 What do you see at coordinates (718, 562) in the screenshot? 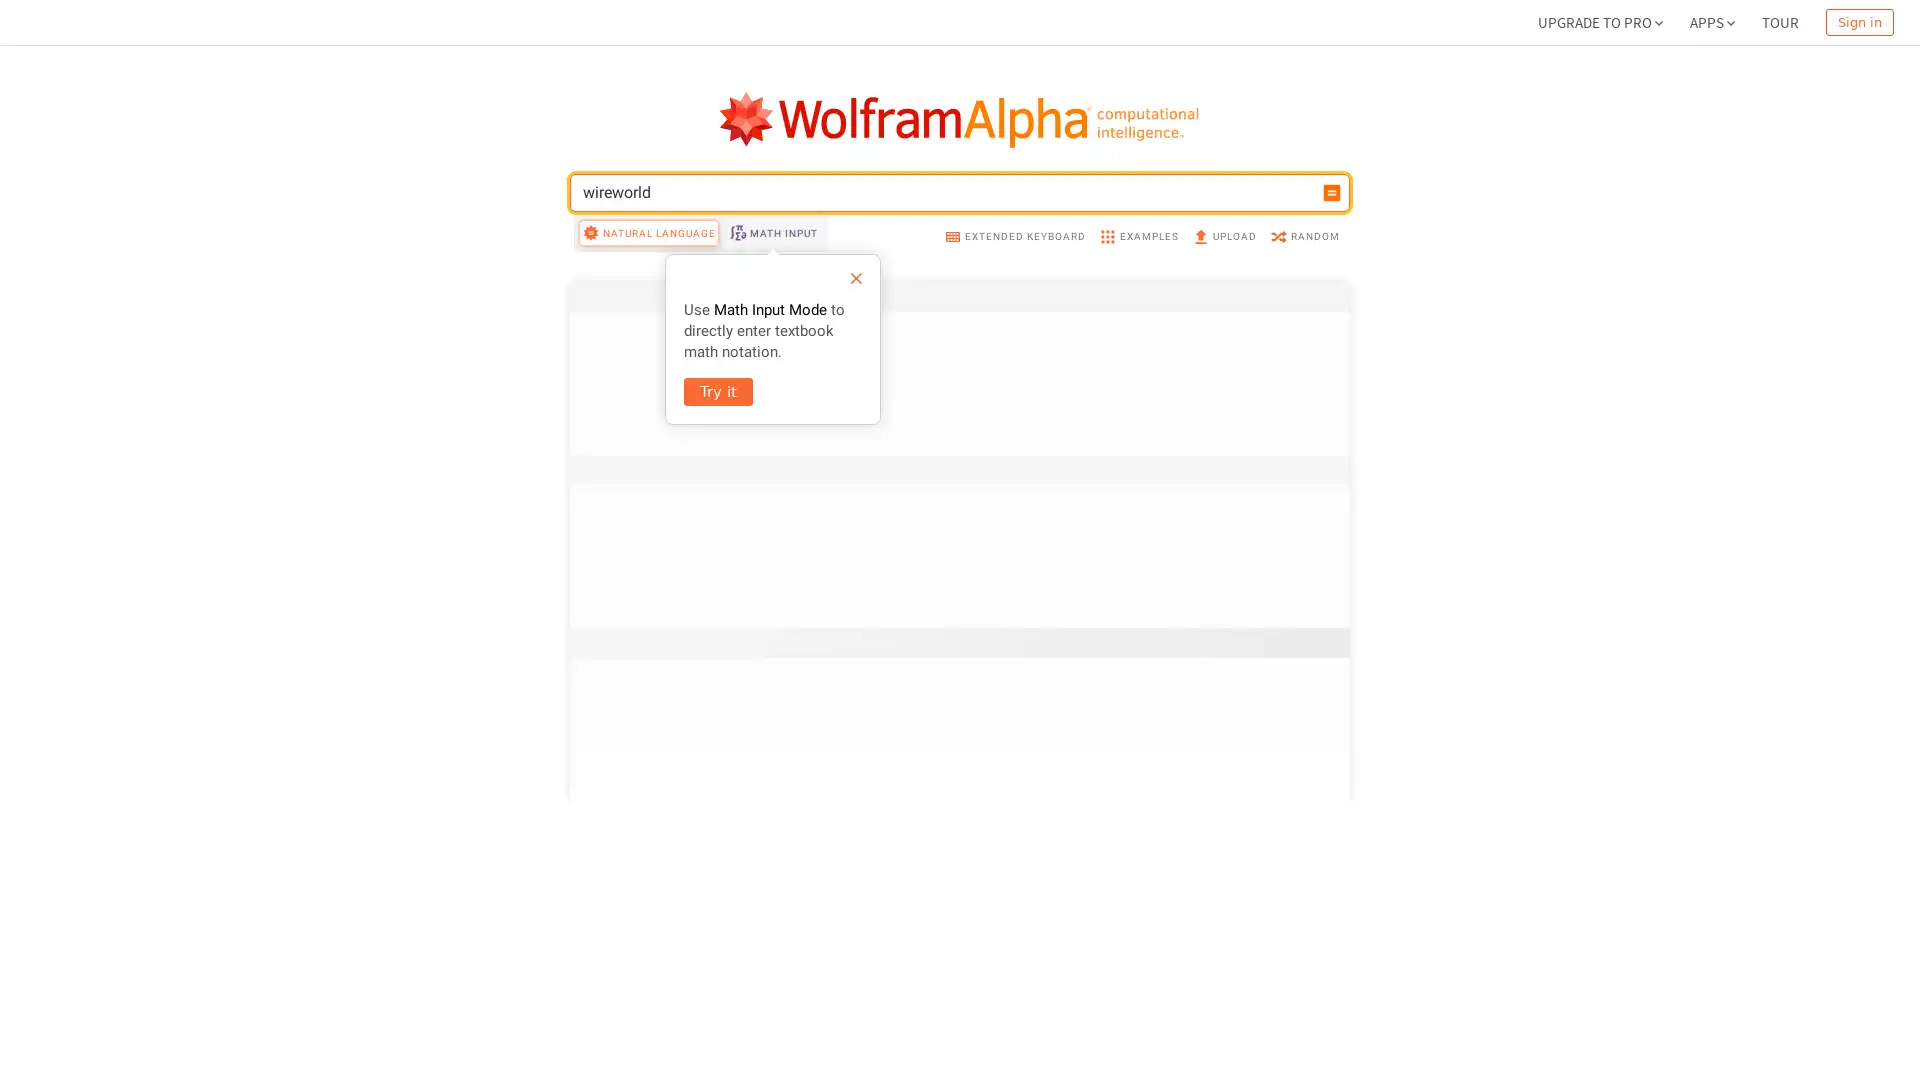
I see `Try it` at bounding box center [718, 562].